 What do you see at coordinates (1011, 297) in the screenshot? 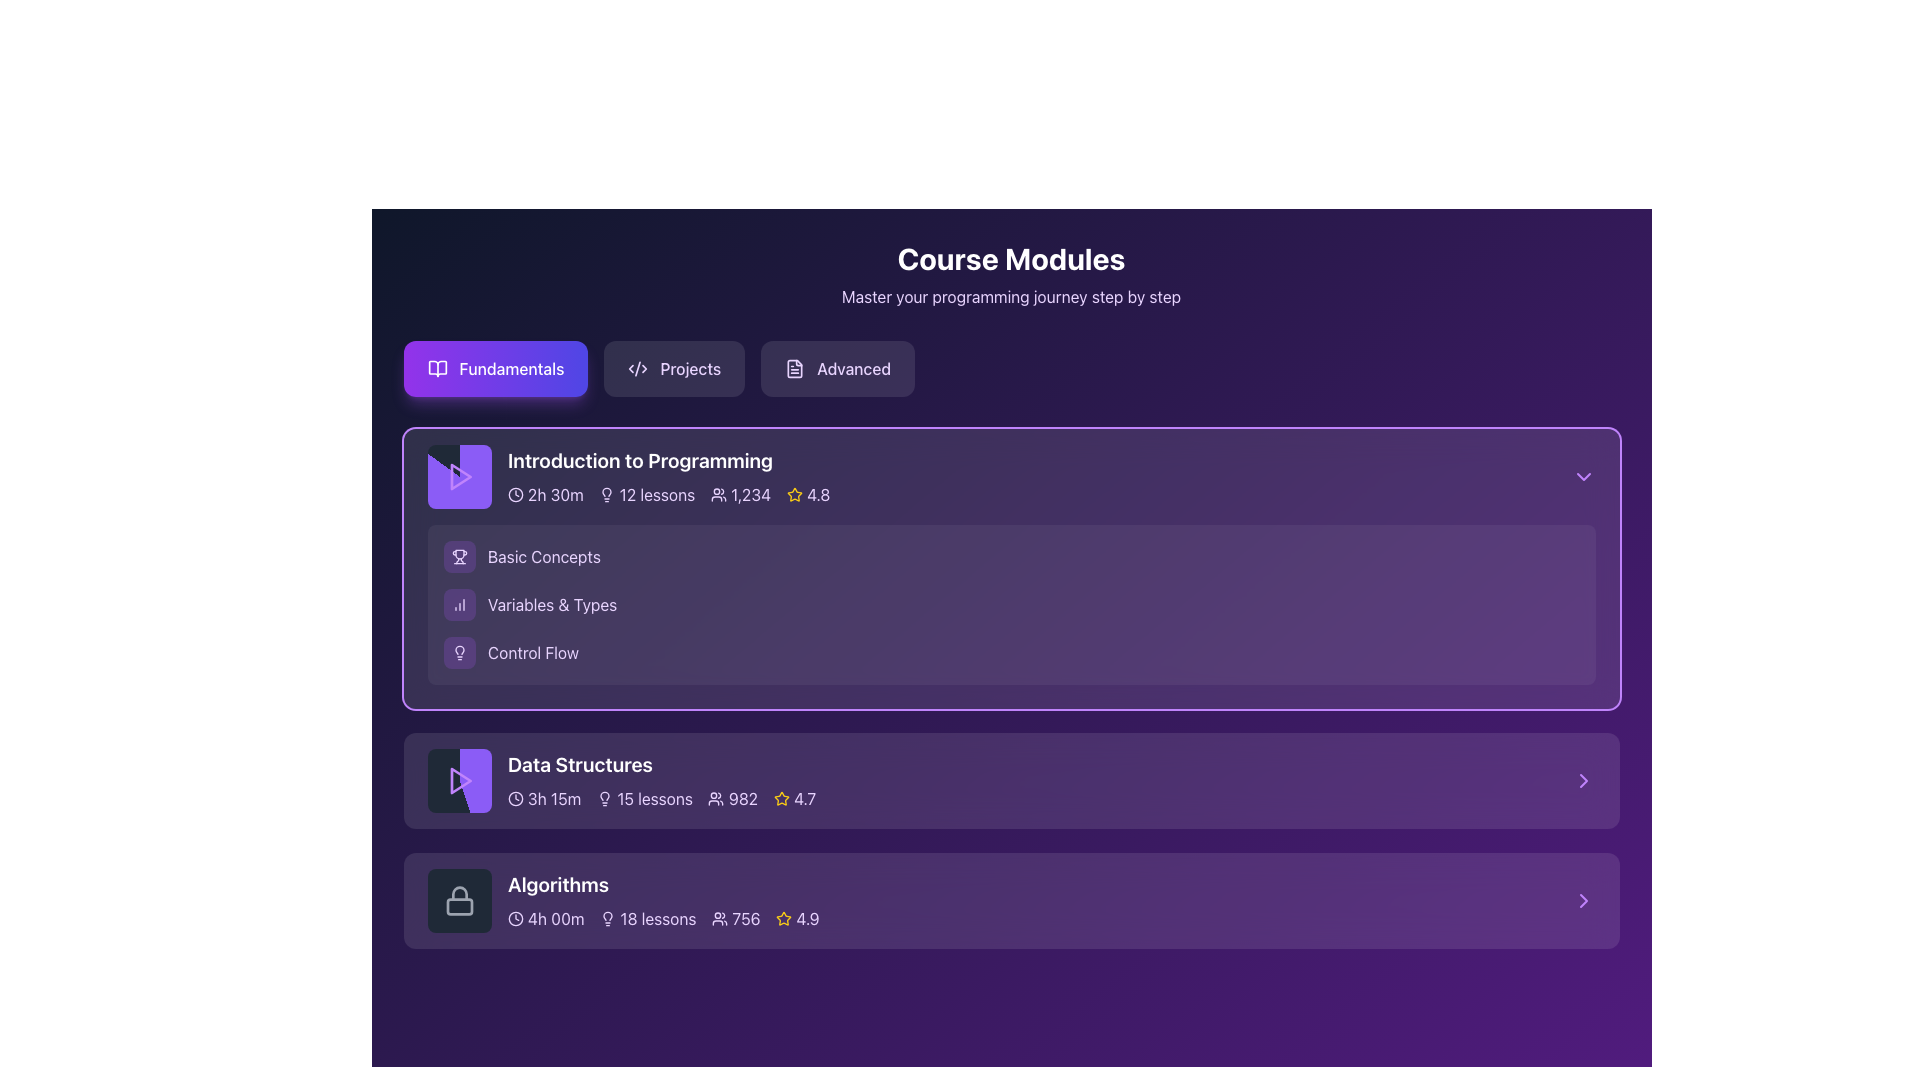
I see `the text label reading 'Master your programming journey step by step', which is positioned below the heading 'Course Modules' and spans across the width of the page` at bounding box center [1011, 297].